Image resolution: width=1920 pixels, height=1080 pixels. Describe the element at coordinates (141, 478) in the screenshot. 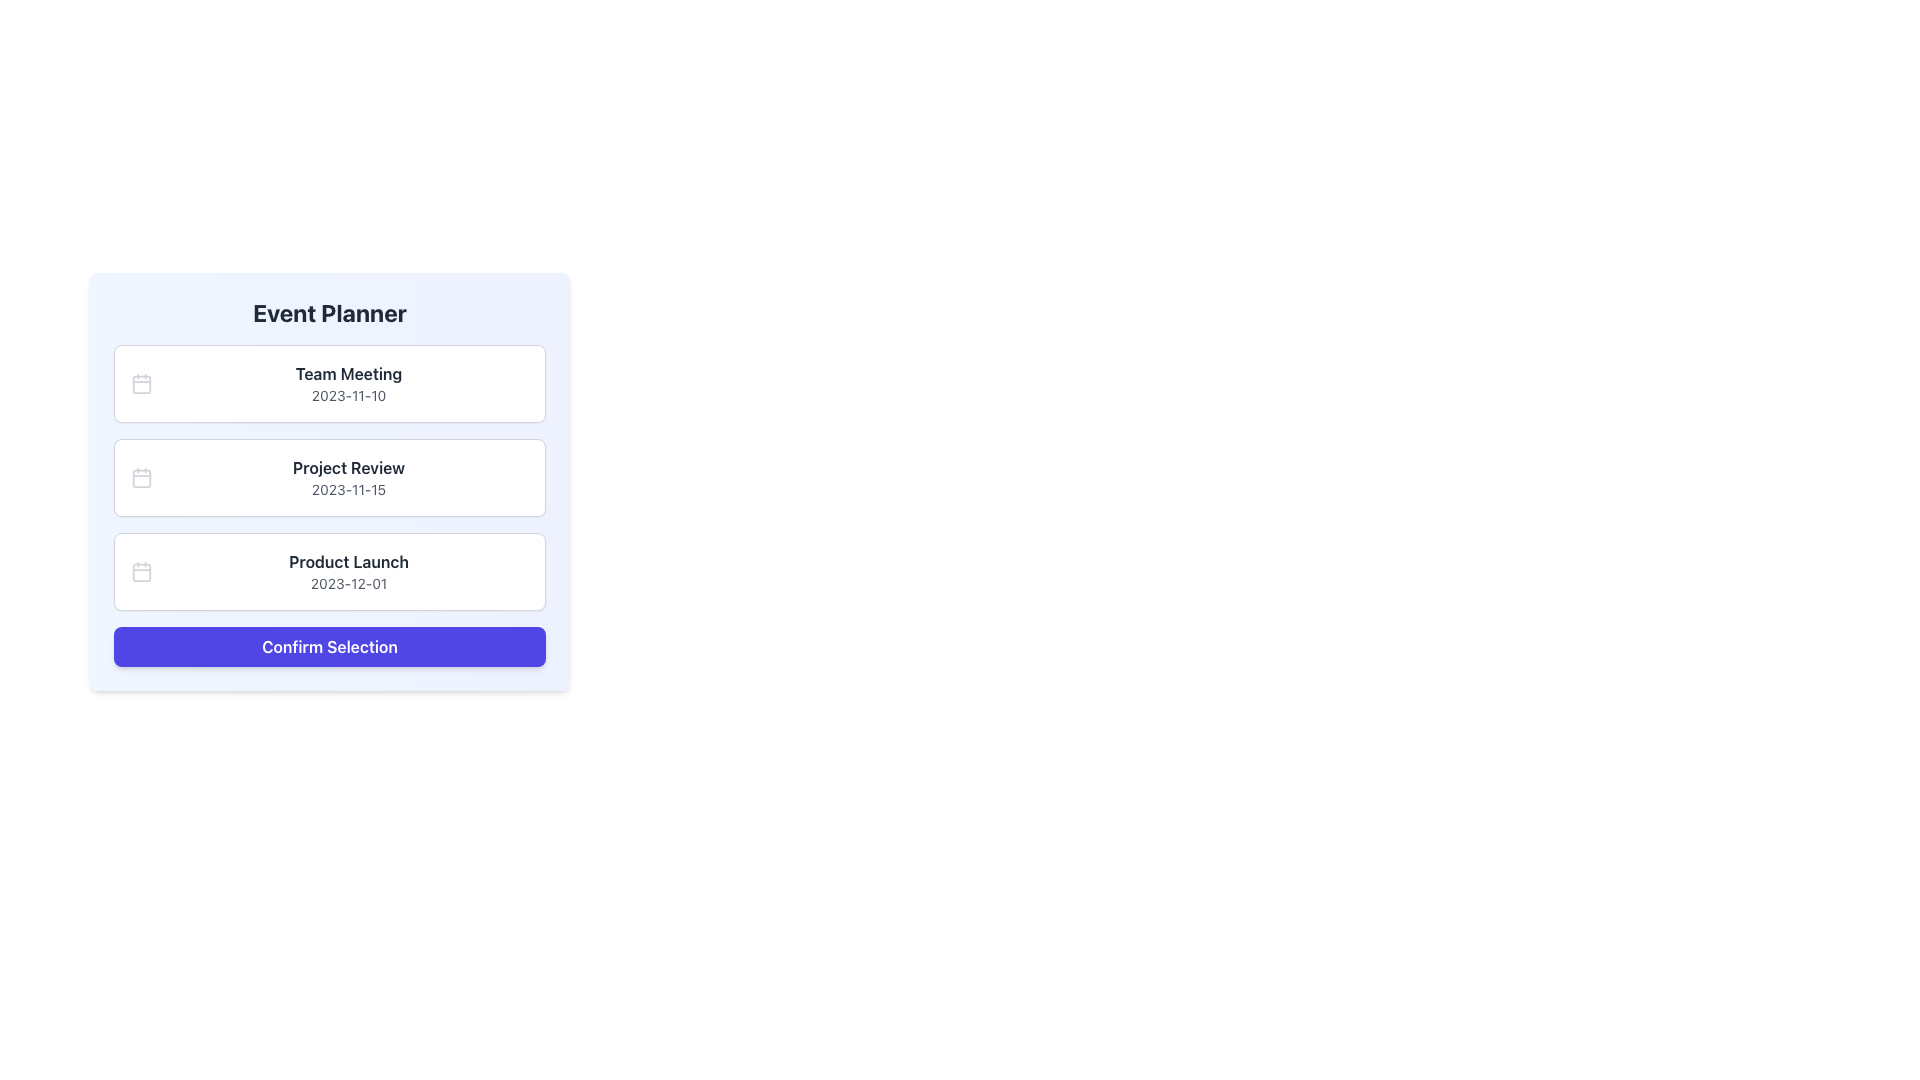

I see `the calendar icon for the second event entry titled 'Project Review' with the date '2023-11-15'` at that location.